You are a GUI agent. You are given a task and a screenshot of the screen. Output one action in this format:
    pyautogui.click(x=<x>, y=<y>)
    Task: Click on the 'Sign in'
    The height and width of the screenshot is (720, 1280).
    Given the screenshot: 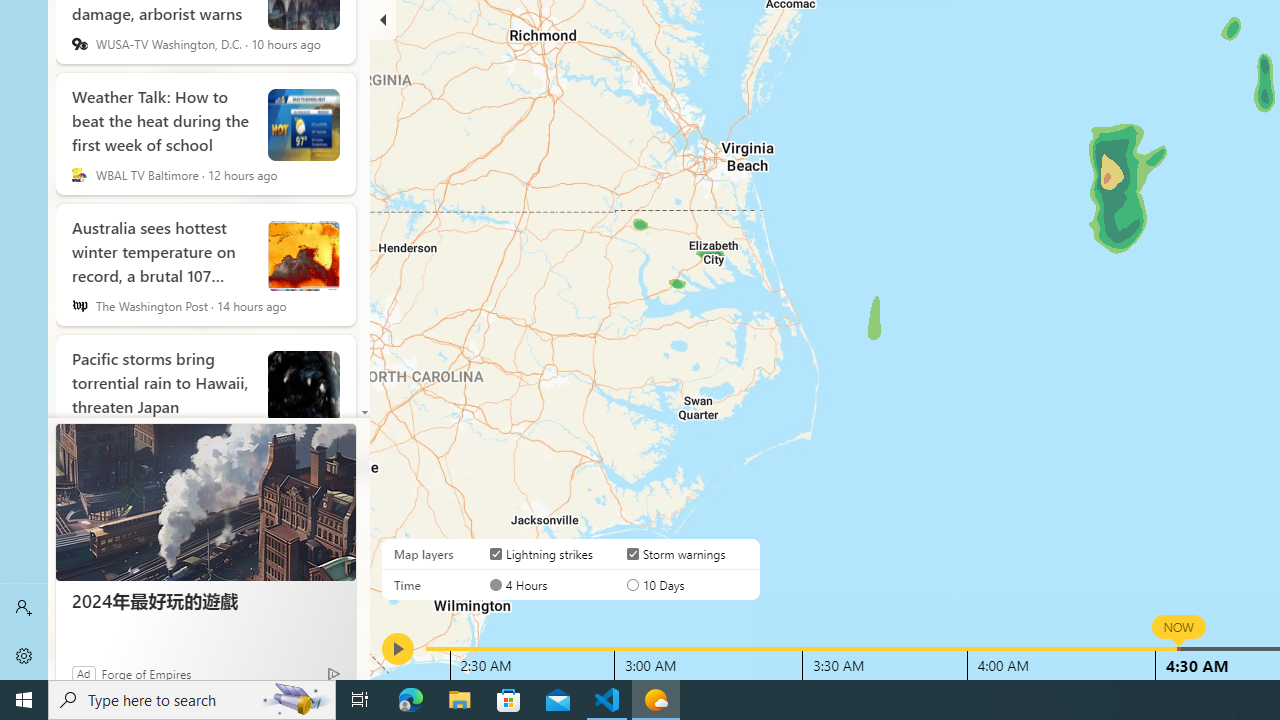 What is the action you would take?
    pyautogui.click(x=24, y=607)
    